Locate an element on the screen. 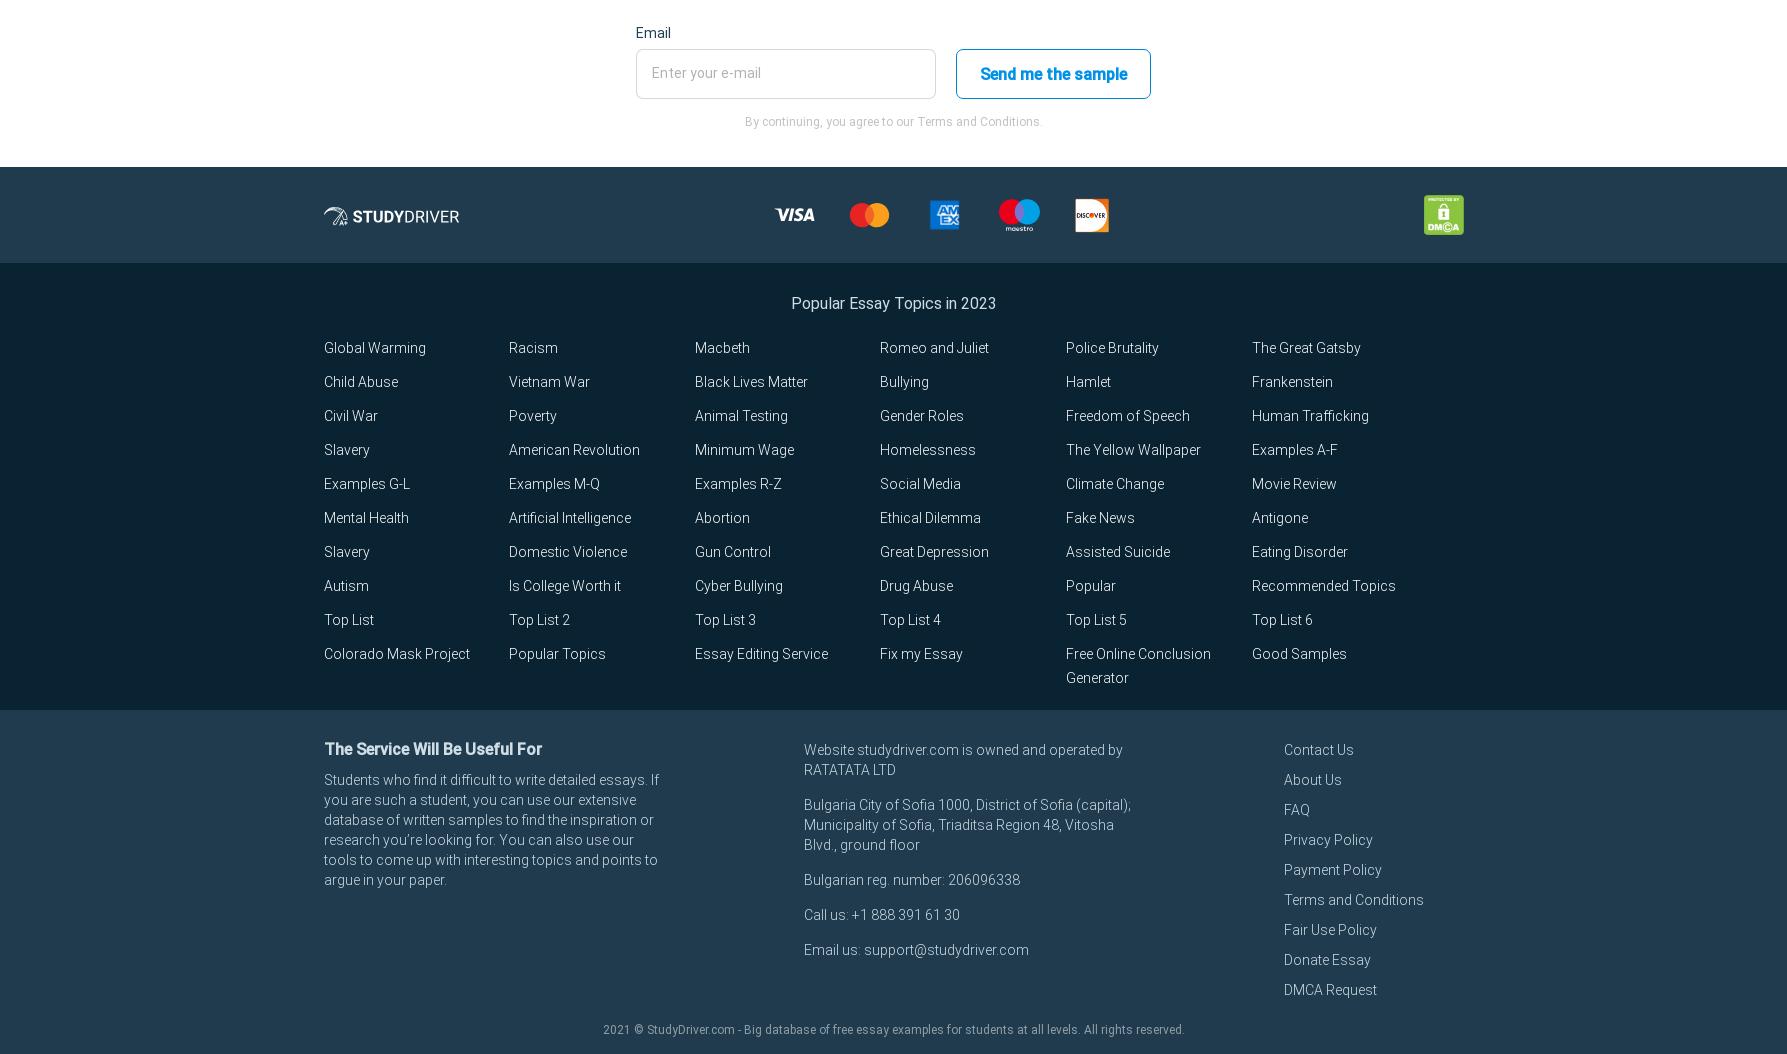  'American Revolution' is located at coordinates (573, 449).